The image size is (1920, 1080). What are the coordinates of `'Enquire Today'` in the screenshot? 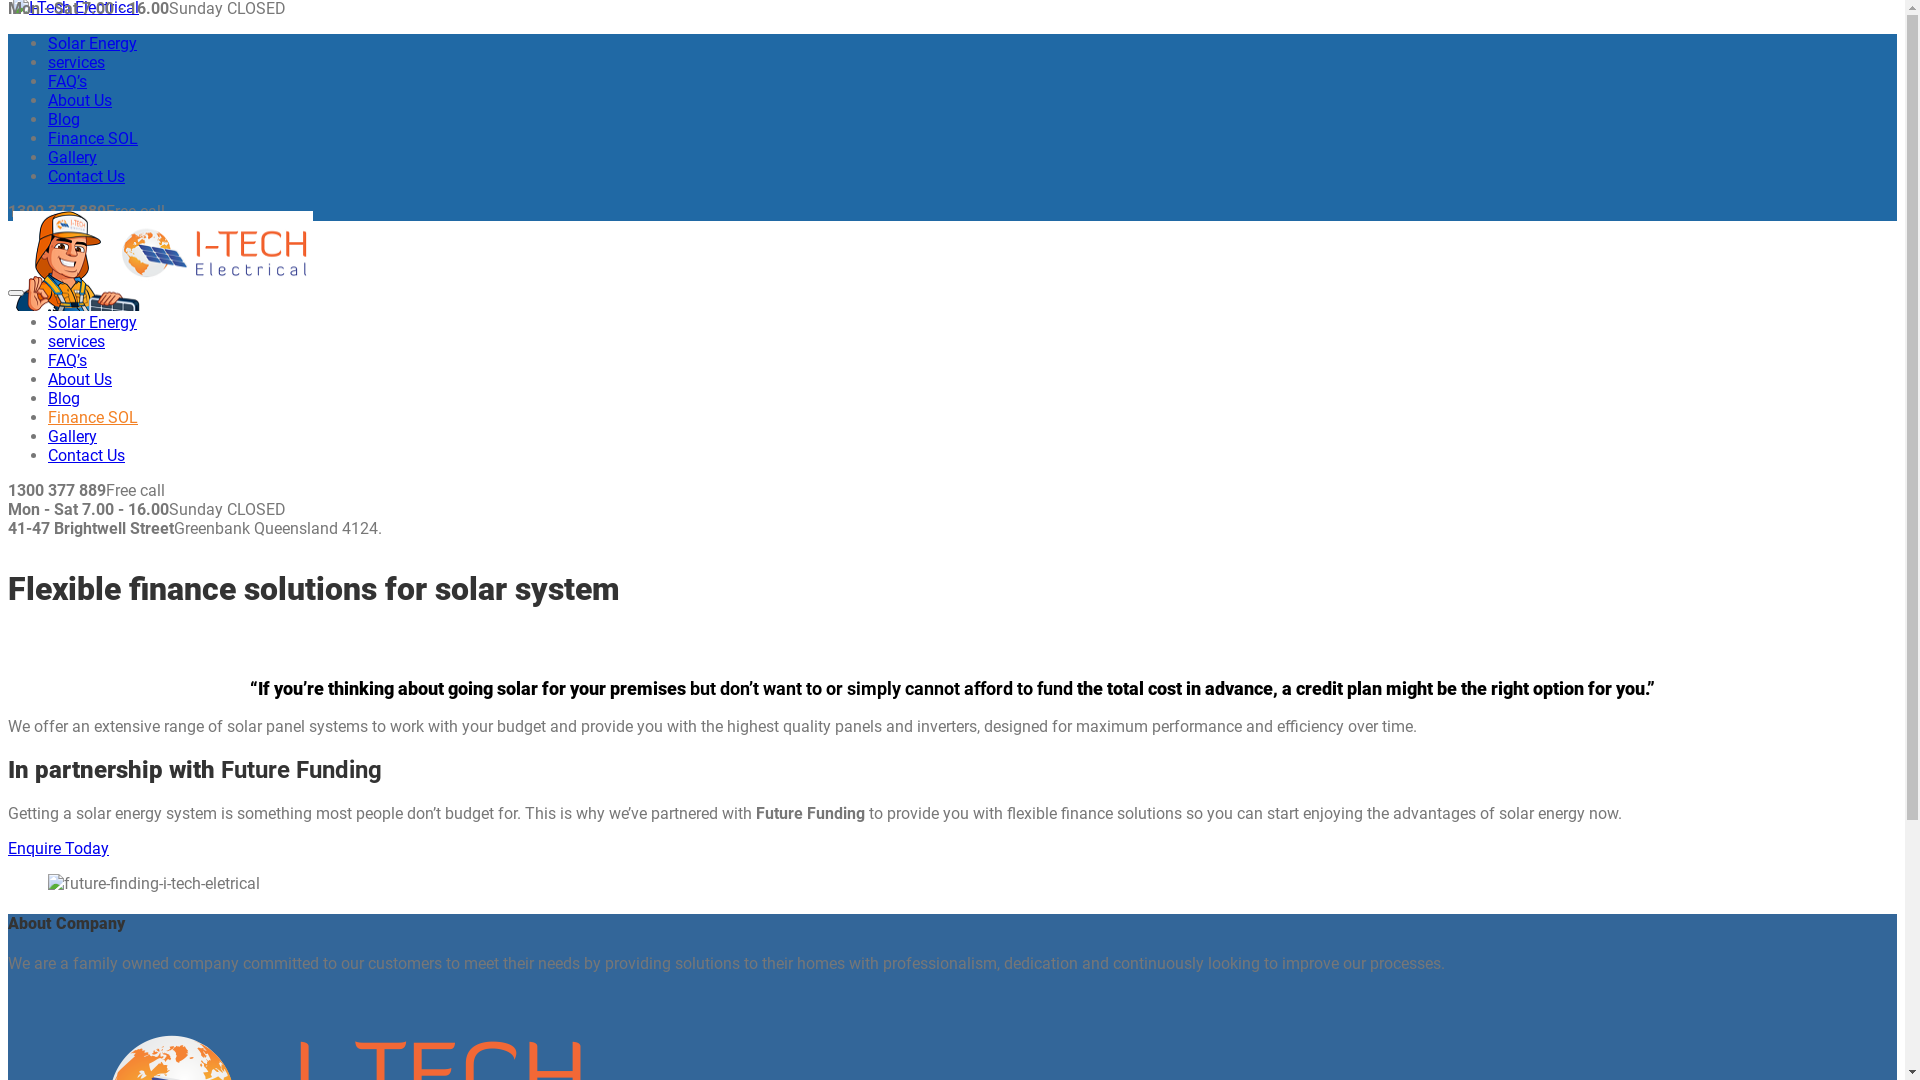 It's located at (58, 848).